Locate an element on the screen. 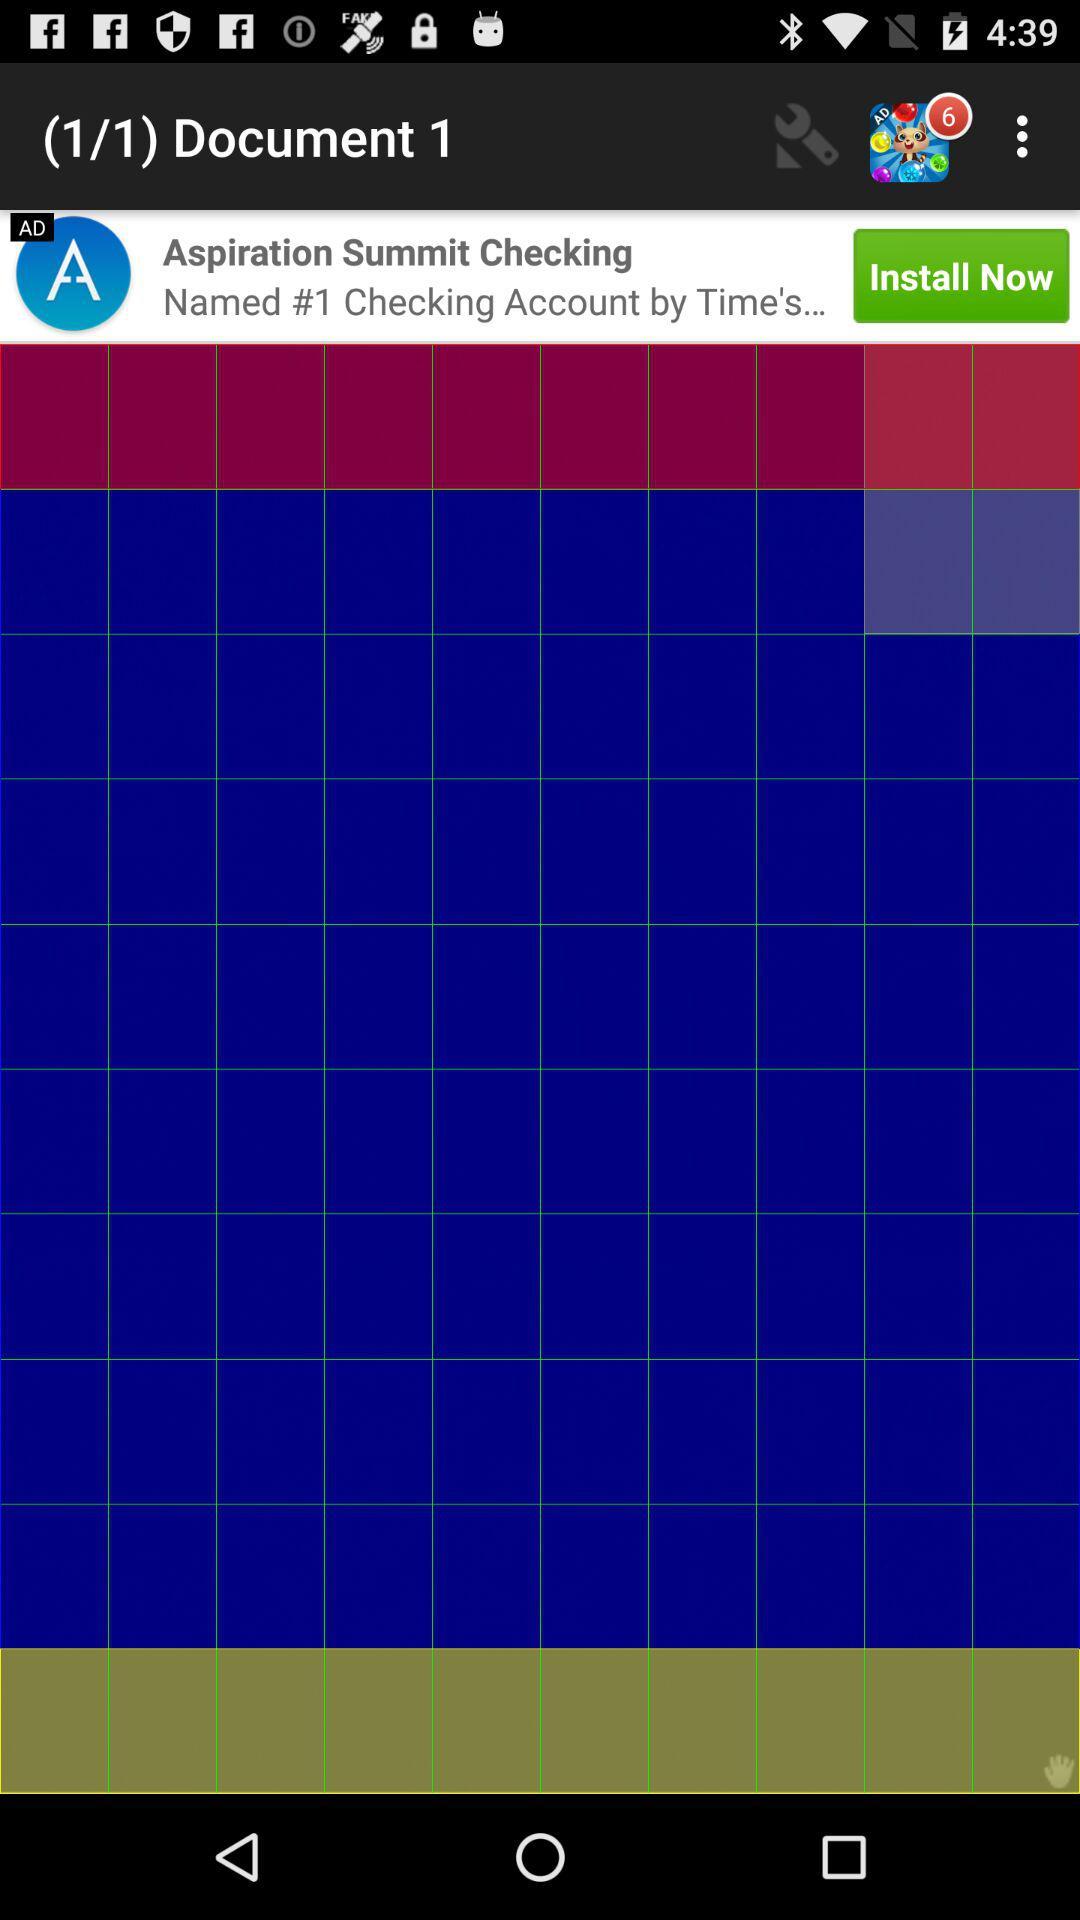 The image size is (1080, 1920). the icon above the install now is located at coordinates (1027, 135).